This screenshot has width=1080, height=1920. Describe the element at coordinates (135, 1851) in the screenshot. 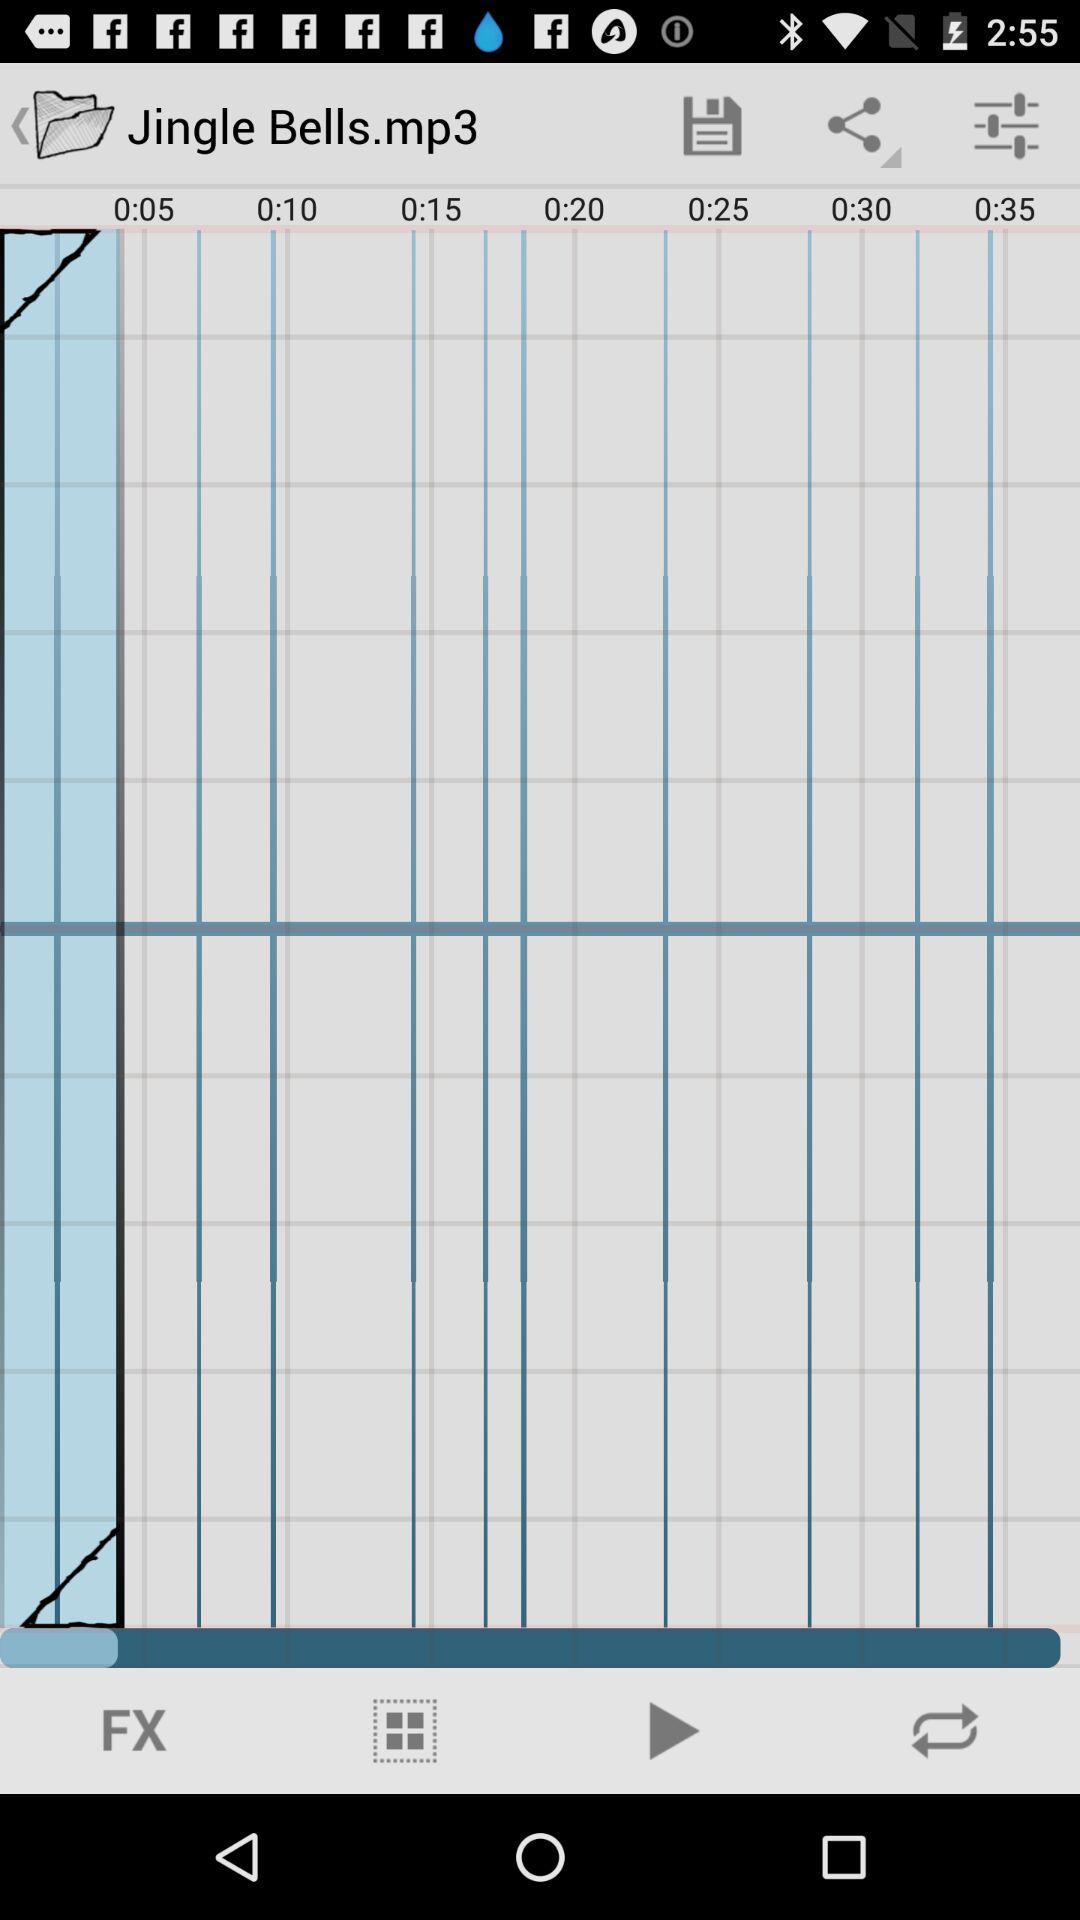

I see `the sliders icon` at that location.